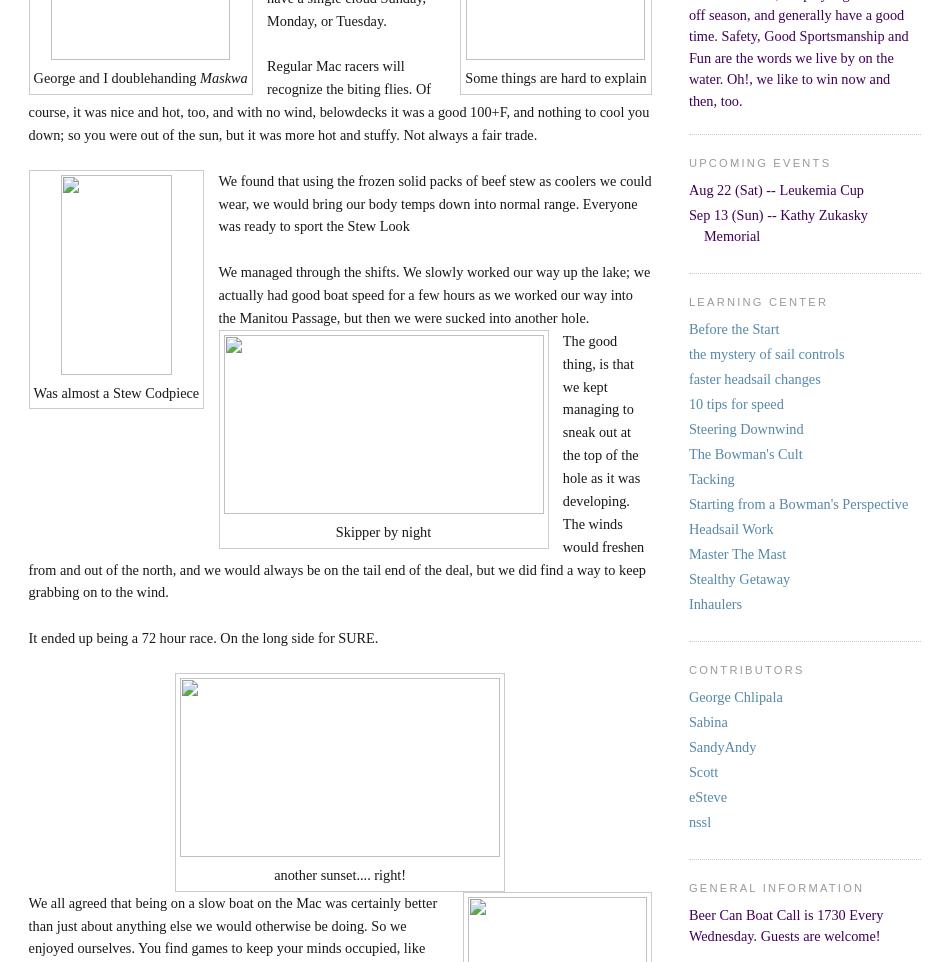  I want to click on 'another sunset.... right!', so click(272, 872).